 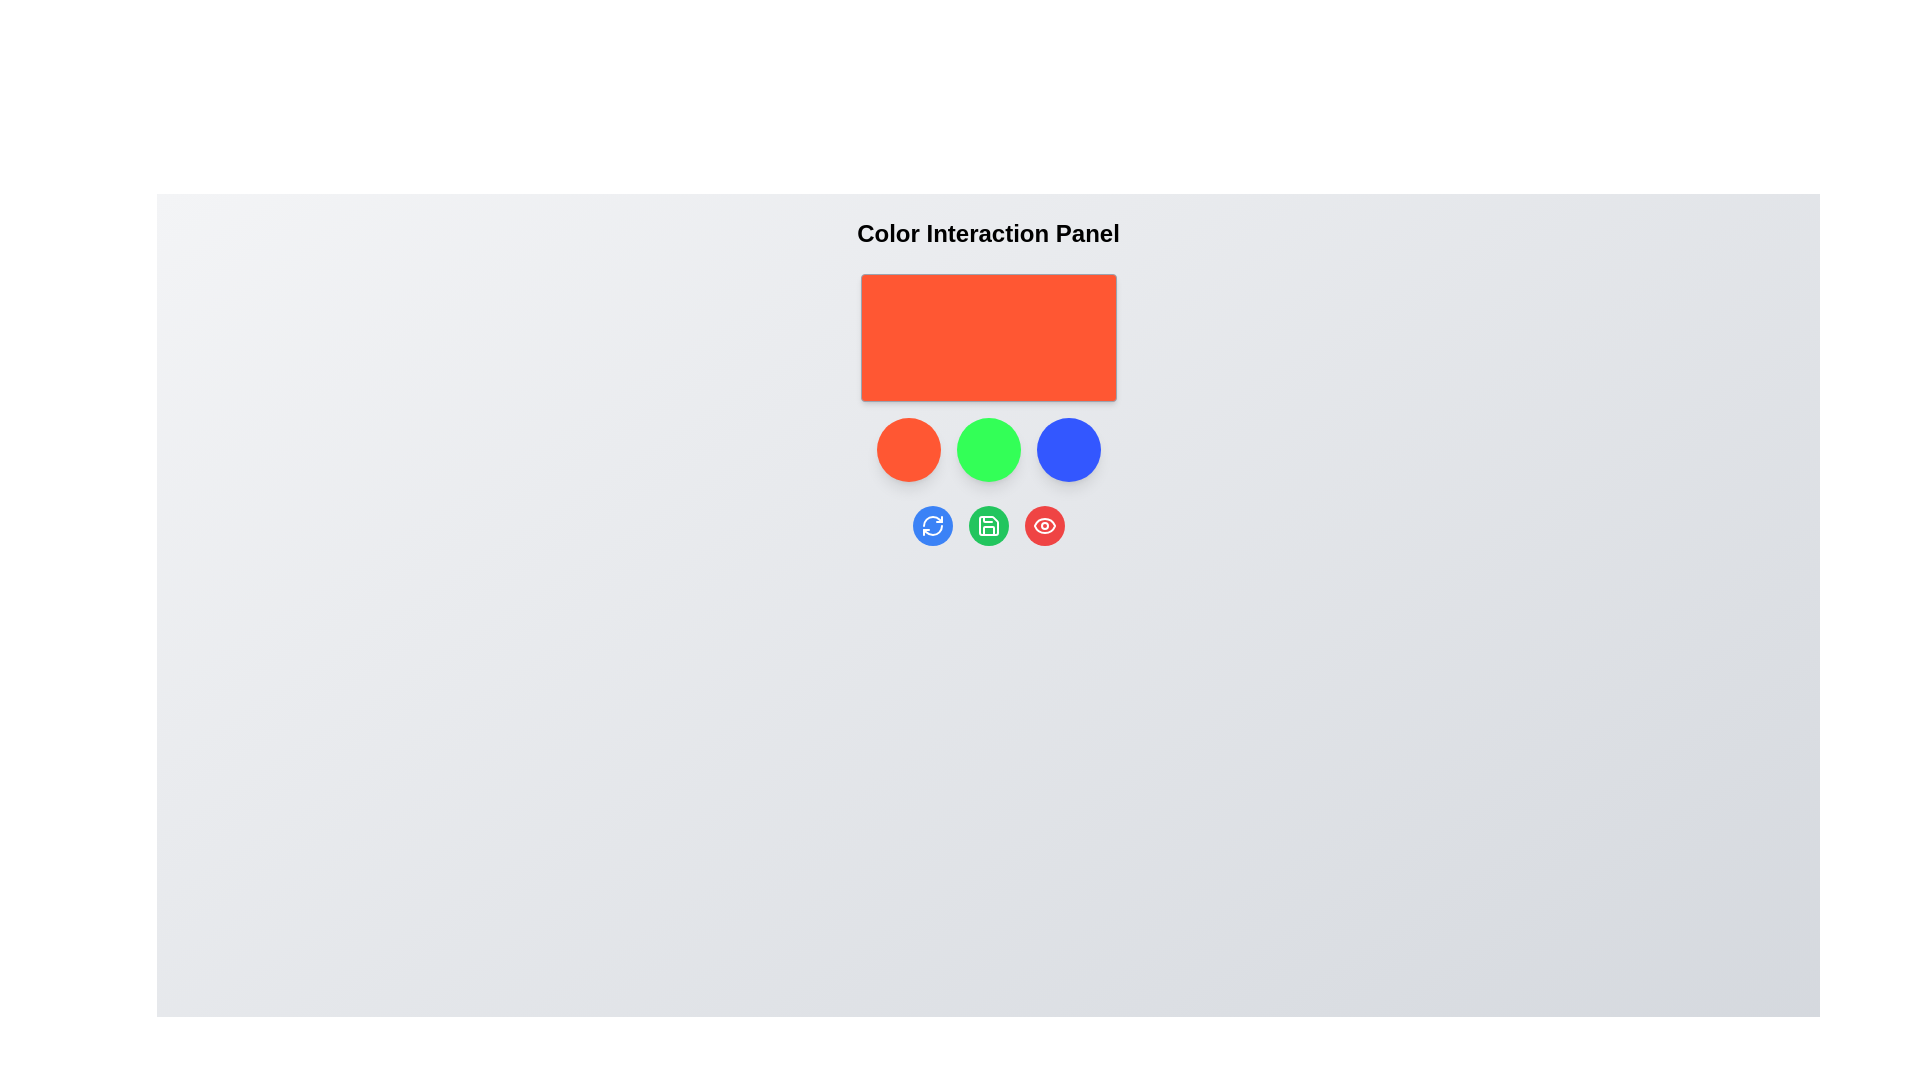 What do you see at coordinates (988, 233) in the screenshot?
I see `the header text displaying 'Color Interaction Panel' which is located at the top center of the interface` at bounding box center [988, 233].